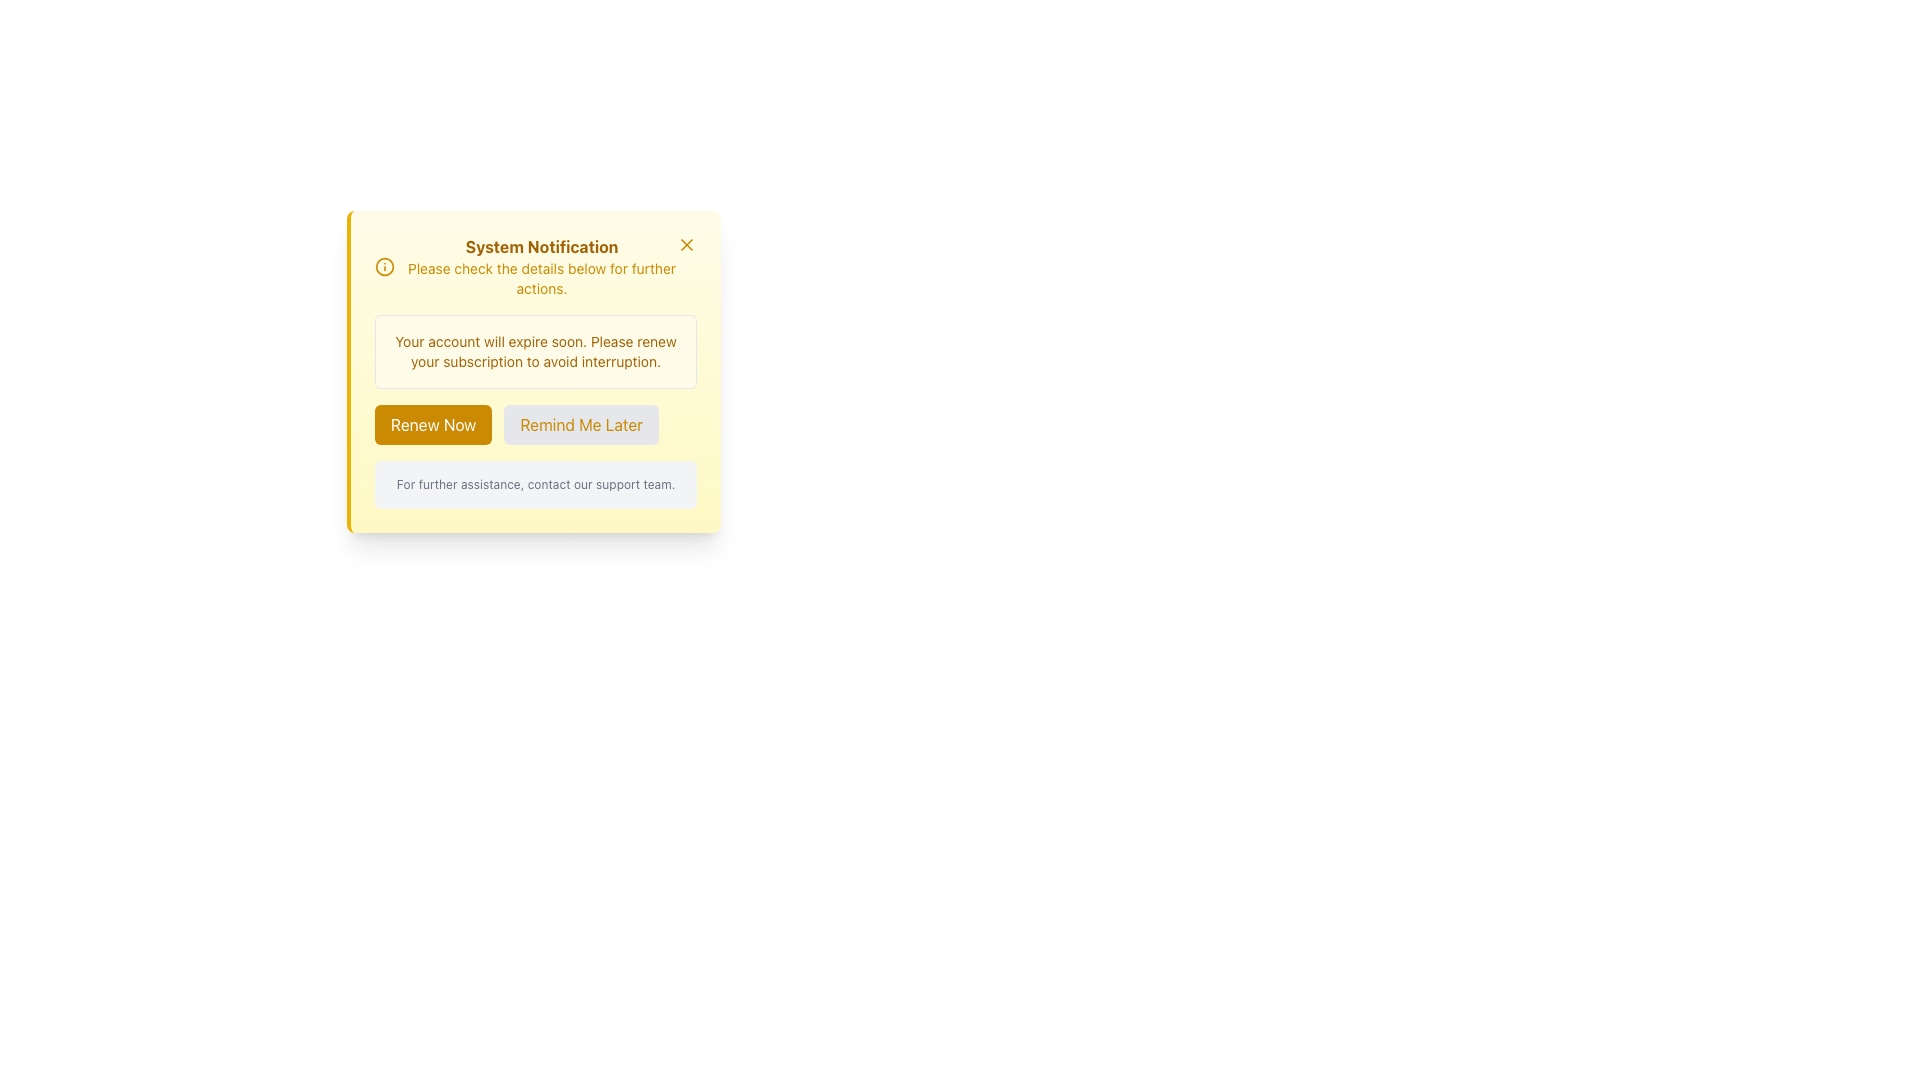  Describe the element at coordinates (536, 350) in the screenshot. I see `the informative text label that alerts the user about account expiration, which is centrally positioned in the notification panel` at that location.